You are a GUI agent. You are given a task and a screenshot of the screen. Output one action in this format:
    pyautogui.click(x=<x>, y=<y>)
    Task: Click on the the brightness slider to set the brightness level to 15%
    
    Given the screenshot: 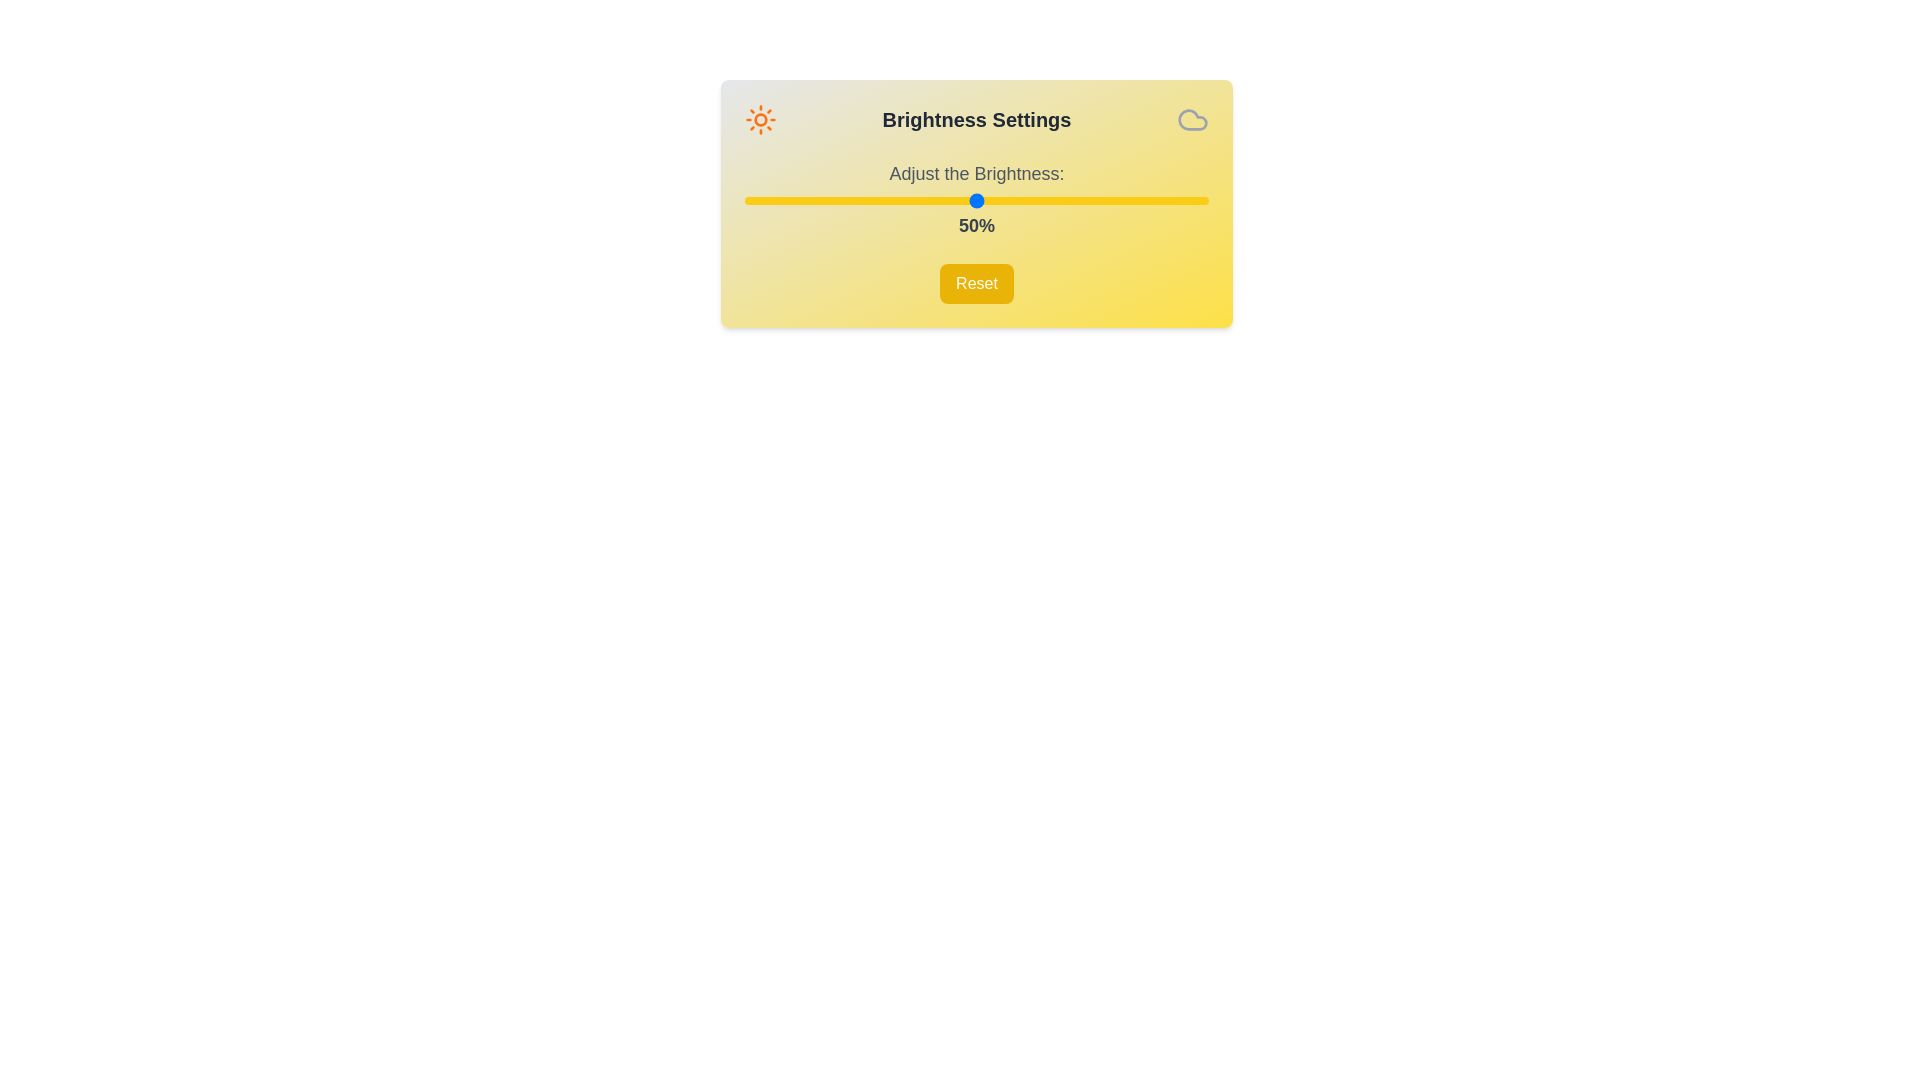 What is the action you would take?
    pyautogui.click(x=814, y=200)
    